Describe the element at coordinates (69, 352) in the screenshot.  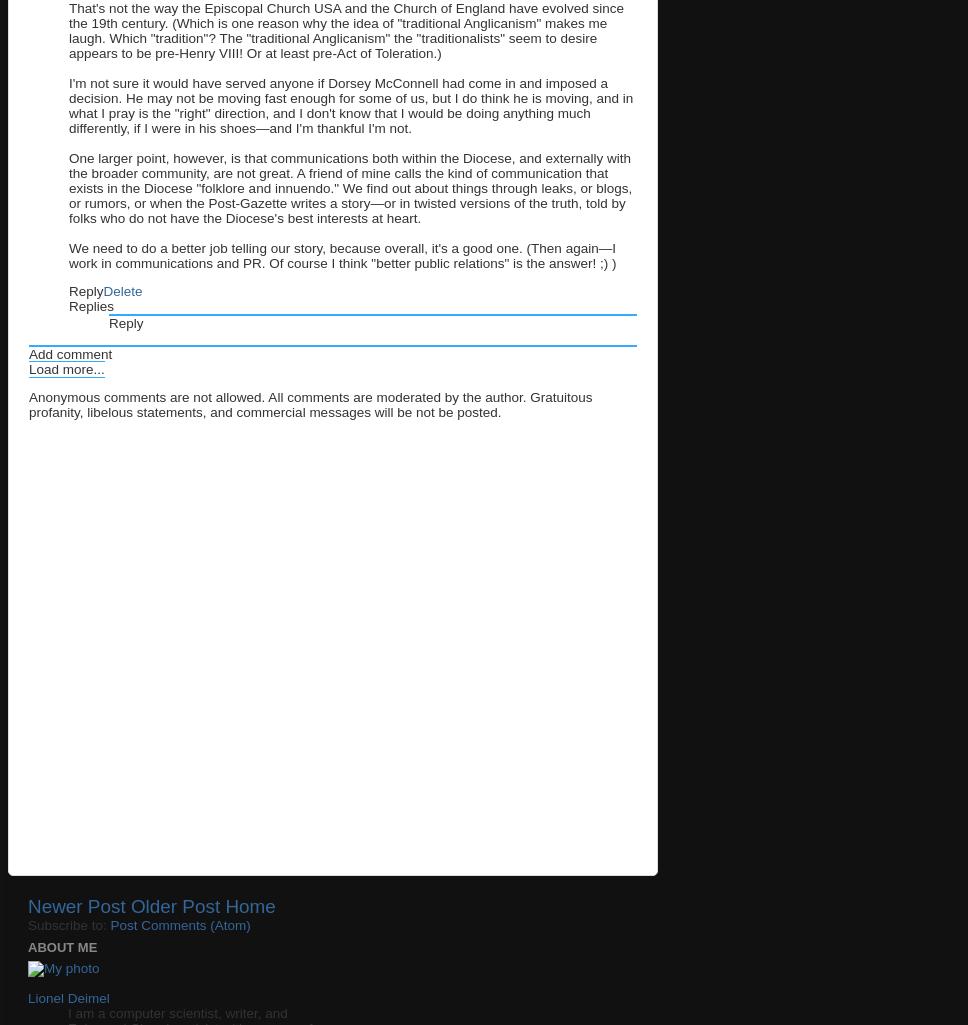
I see `'Add comment'` at that location.